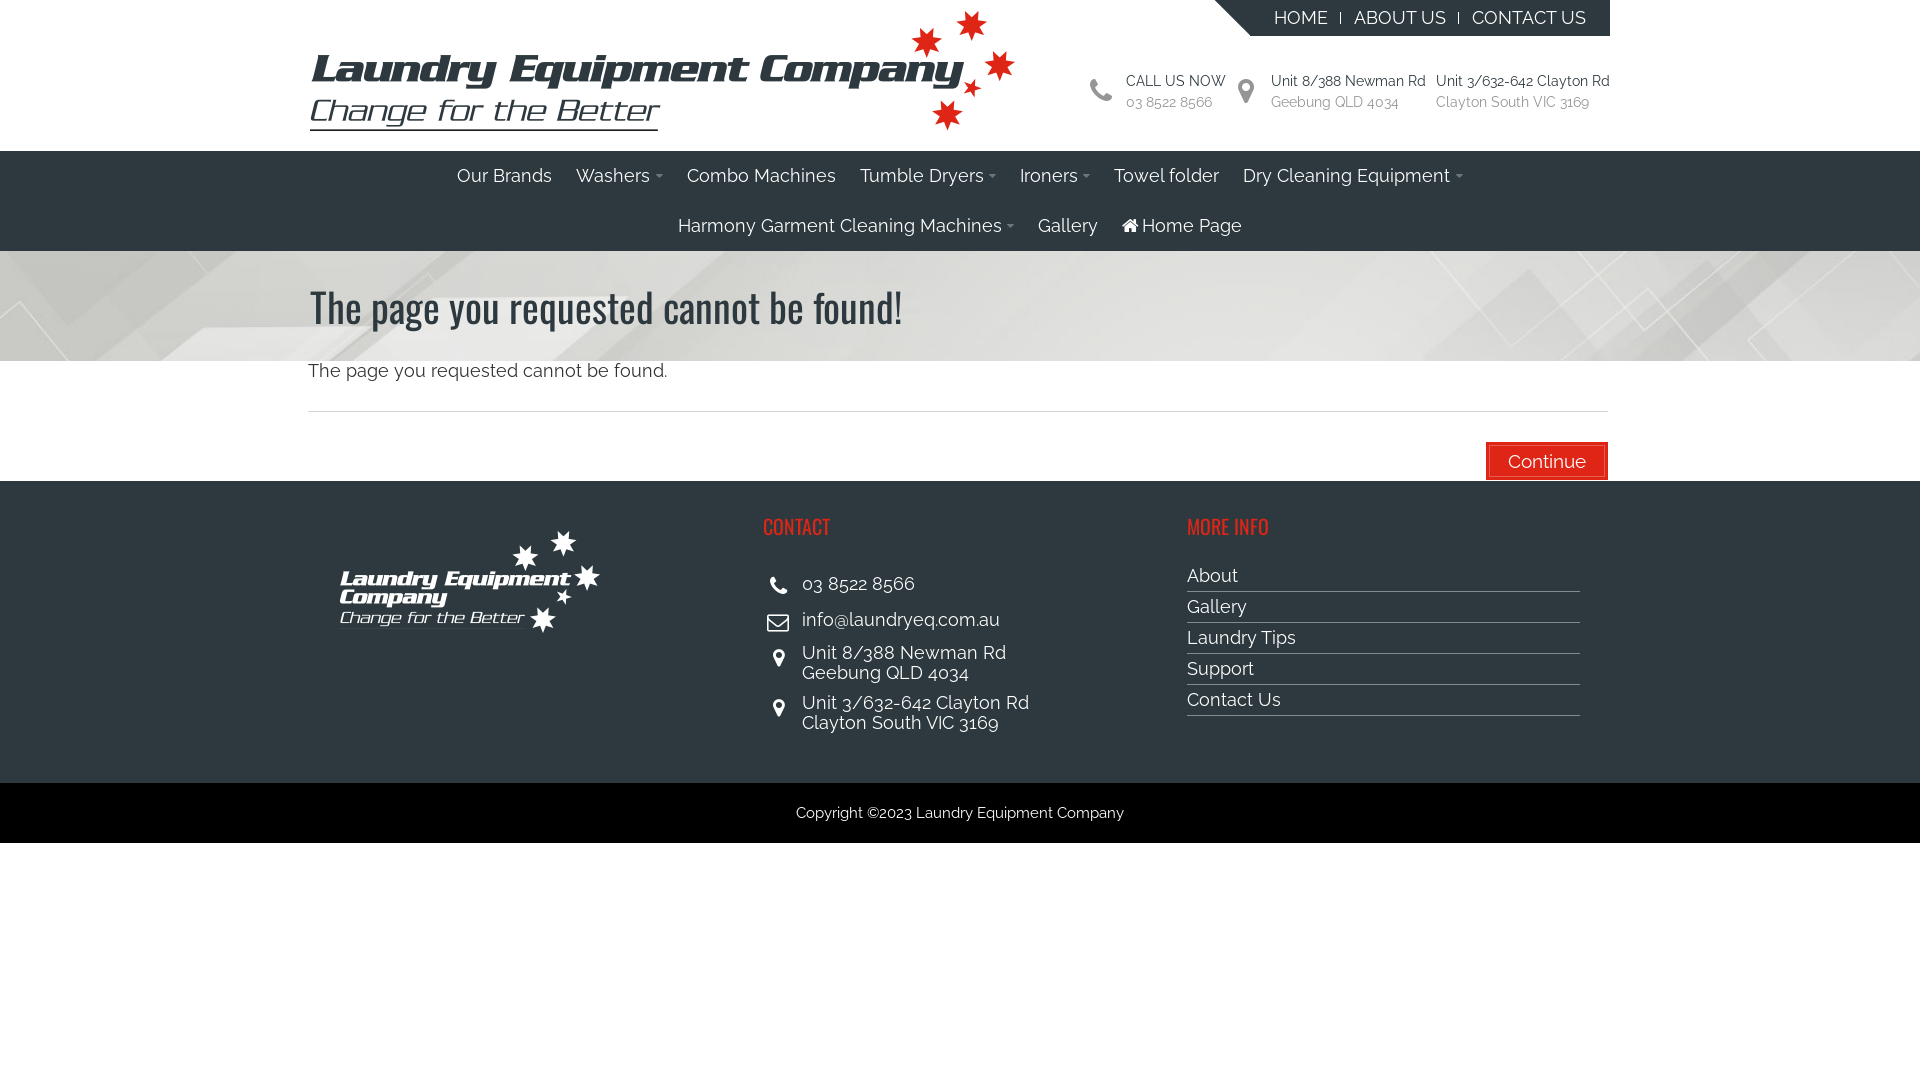  Describe the element at coordinates (848, 175) in the screenshot. I see `'Tumble Dryers'` at that location.